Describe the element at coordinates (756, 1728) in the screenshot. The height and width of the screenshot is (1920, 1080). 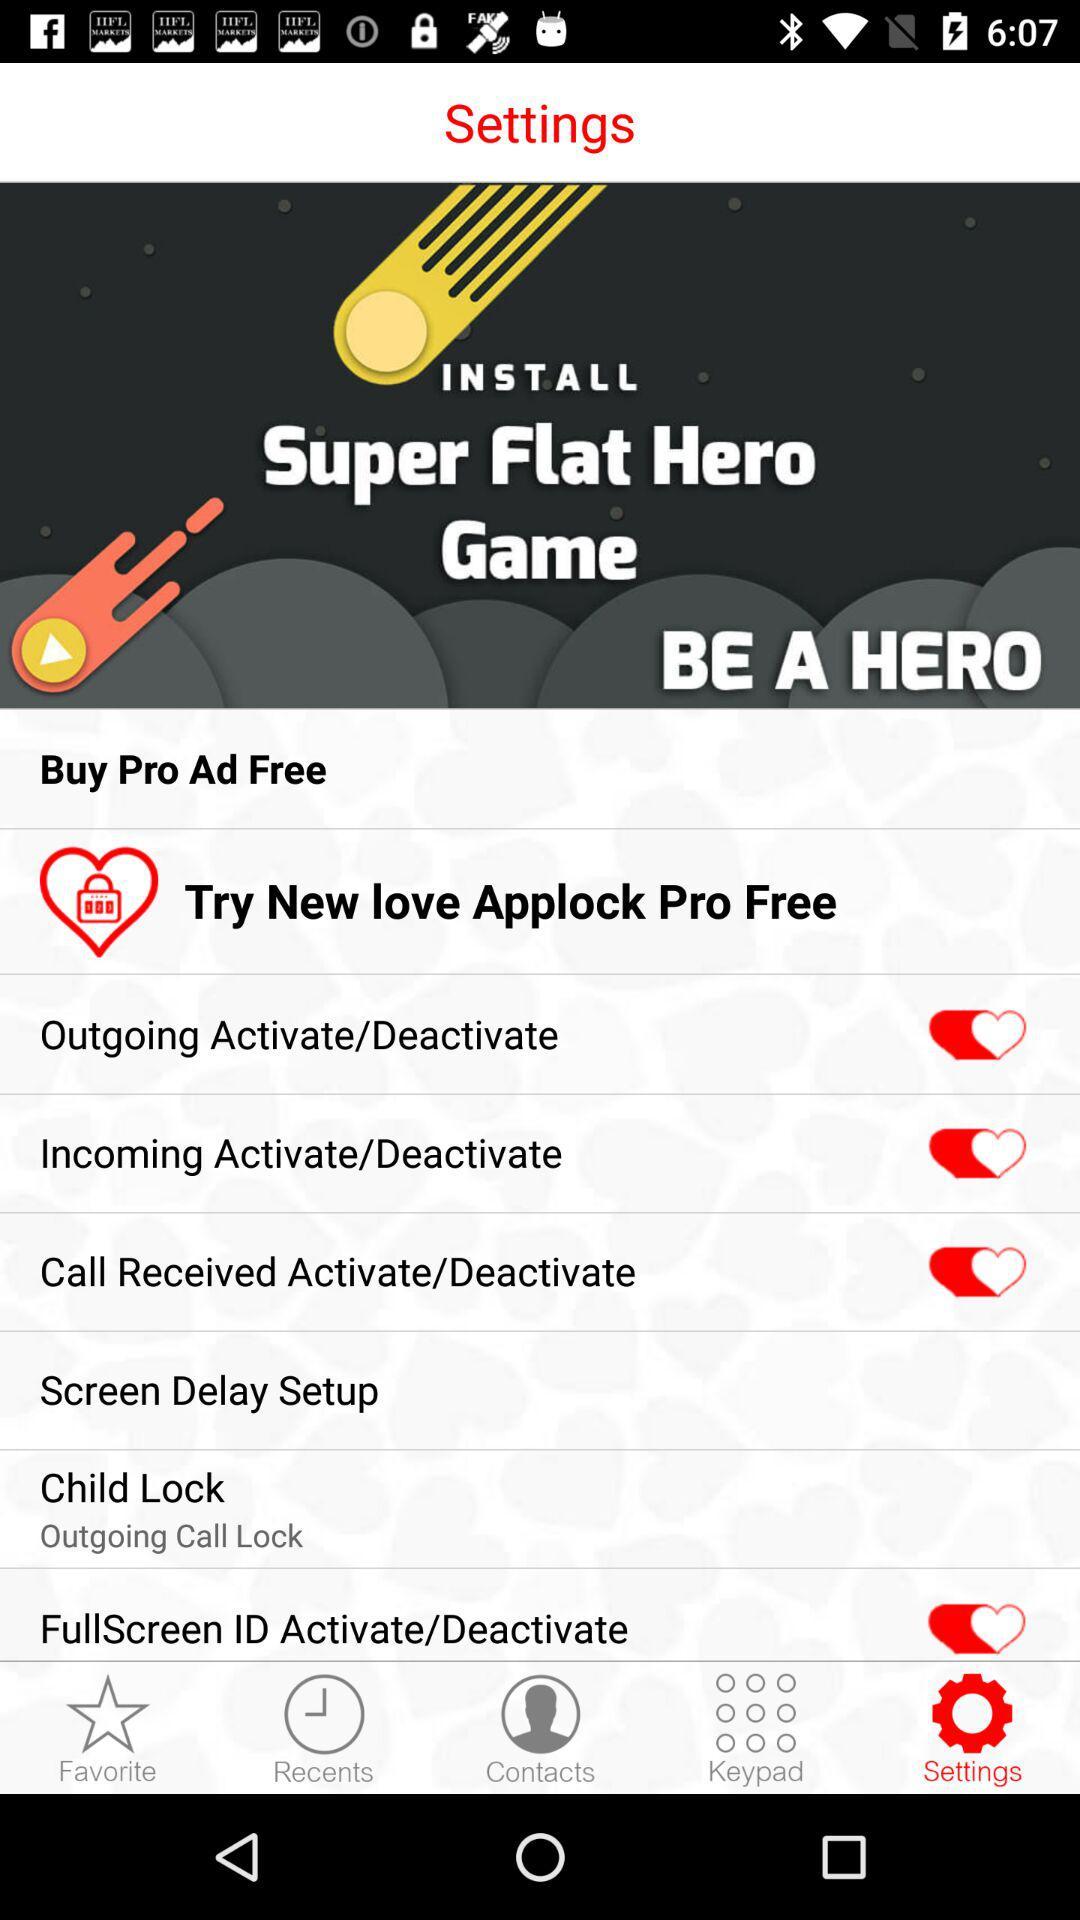
I see `item next to the fullscreen id activate app` at that location.